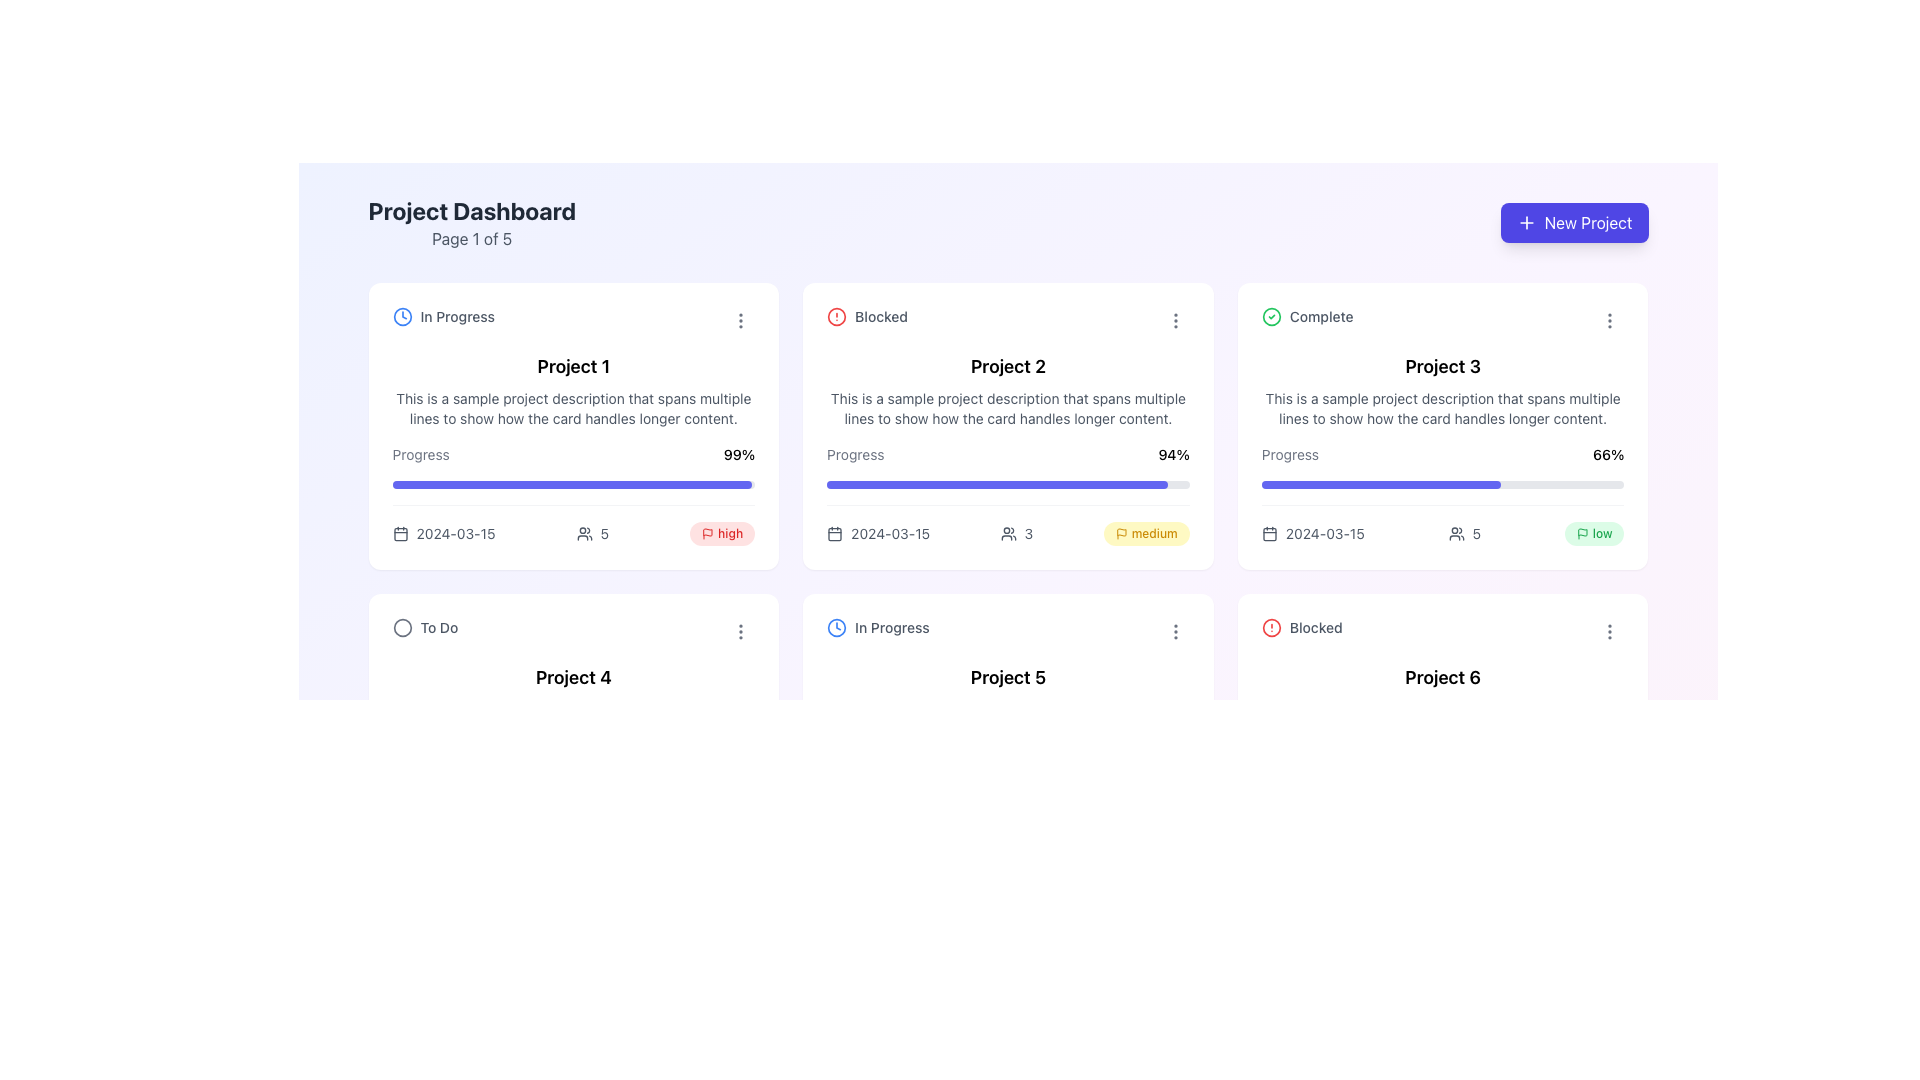 This screenshot has width=1920, height=1080. I want to click on the SVG circle element that visually represents a status indicator for a task's state, located above the label 'To Do' in the interface, so click(401, 627).